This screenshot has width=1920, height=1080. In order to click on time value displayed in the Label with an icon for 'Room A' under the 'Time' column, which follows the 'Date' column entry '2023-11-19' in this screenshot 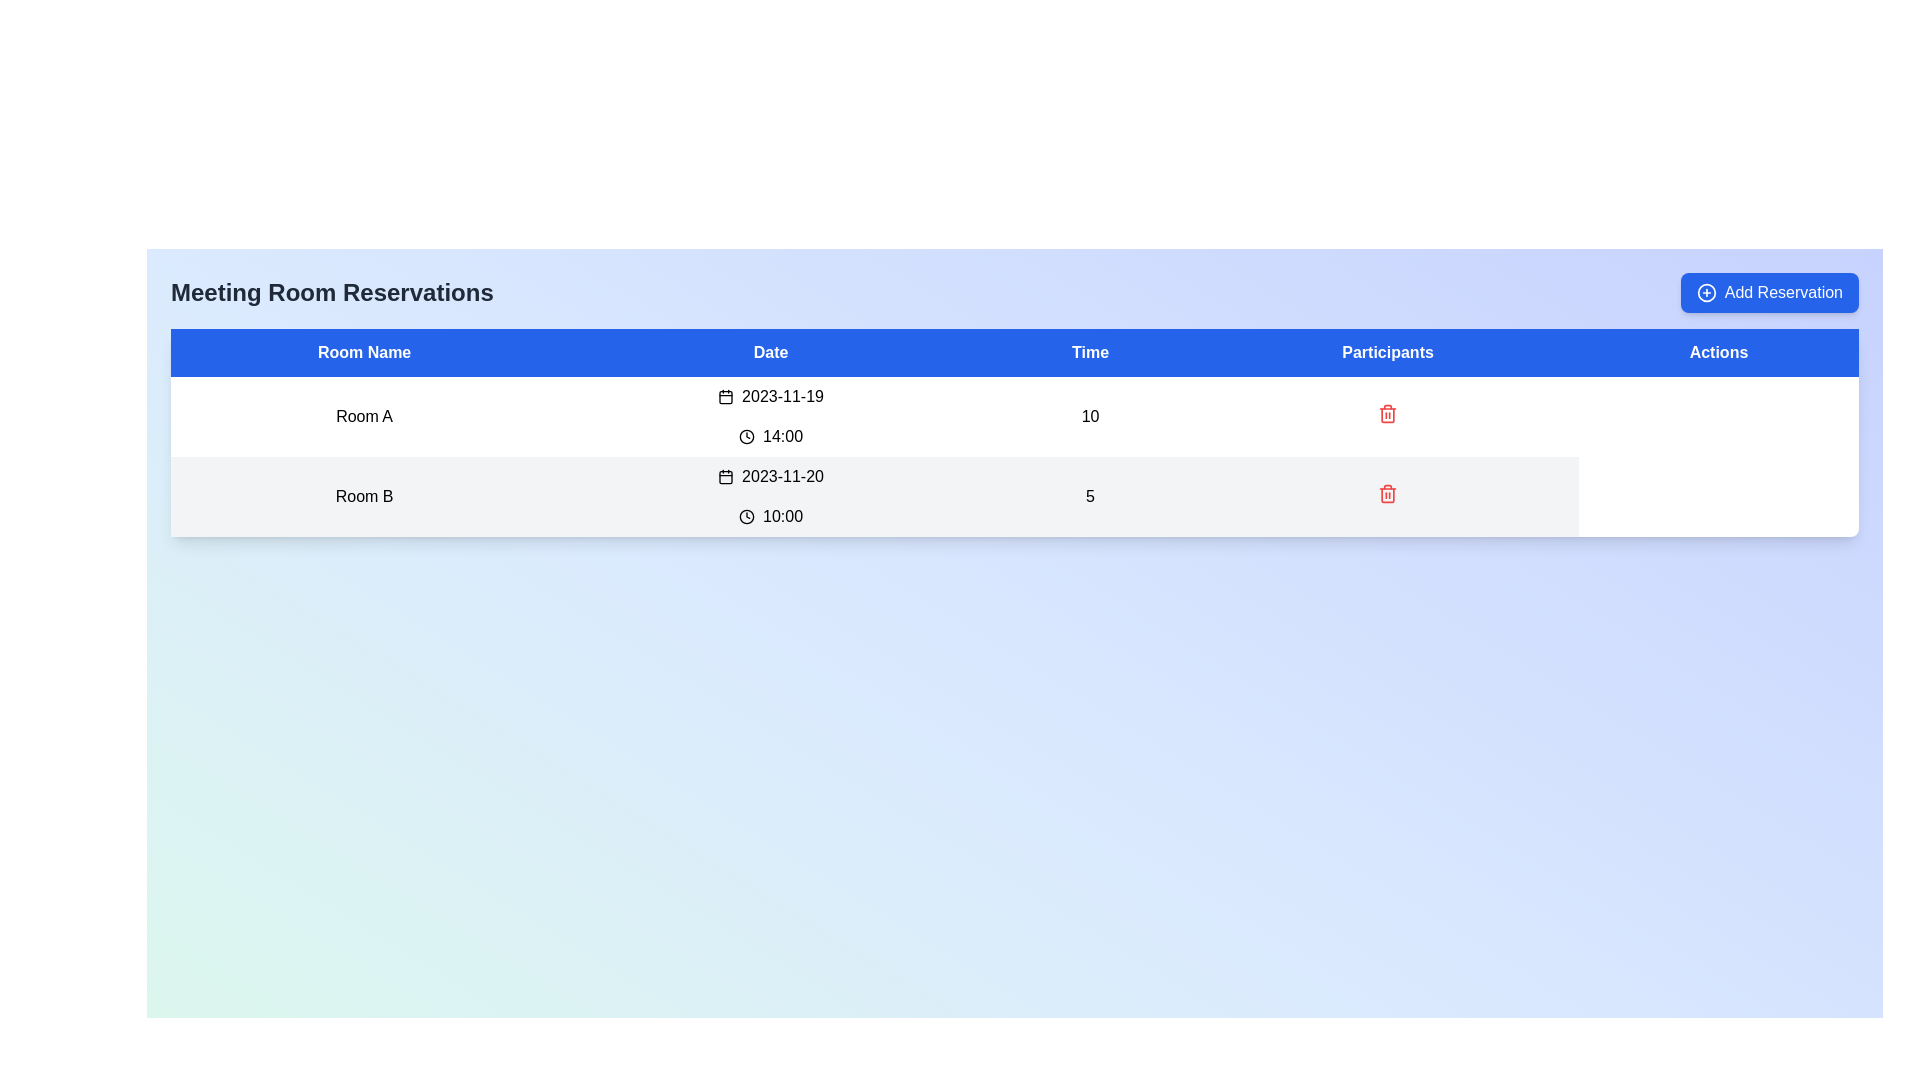, I will do `click(770, 435)`.